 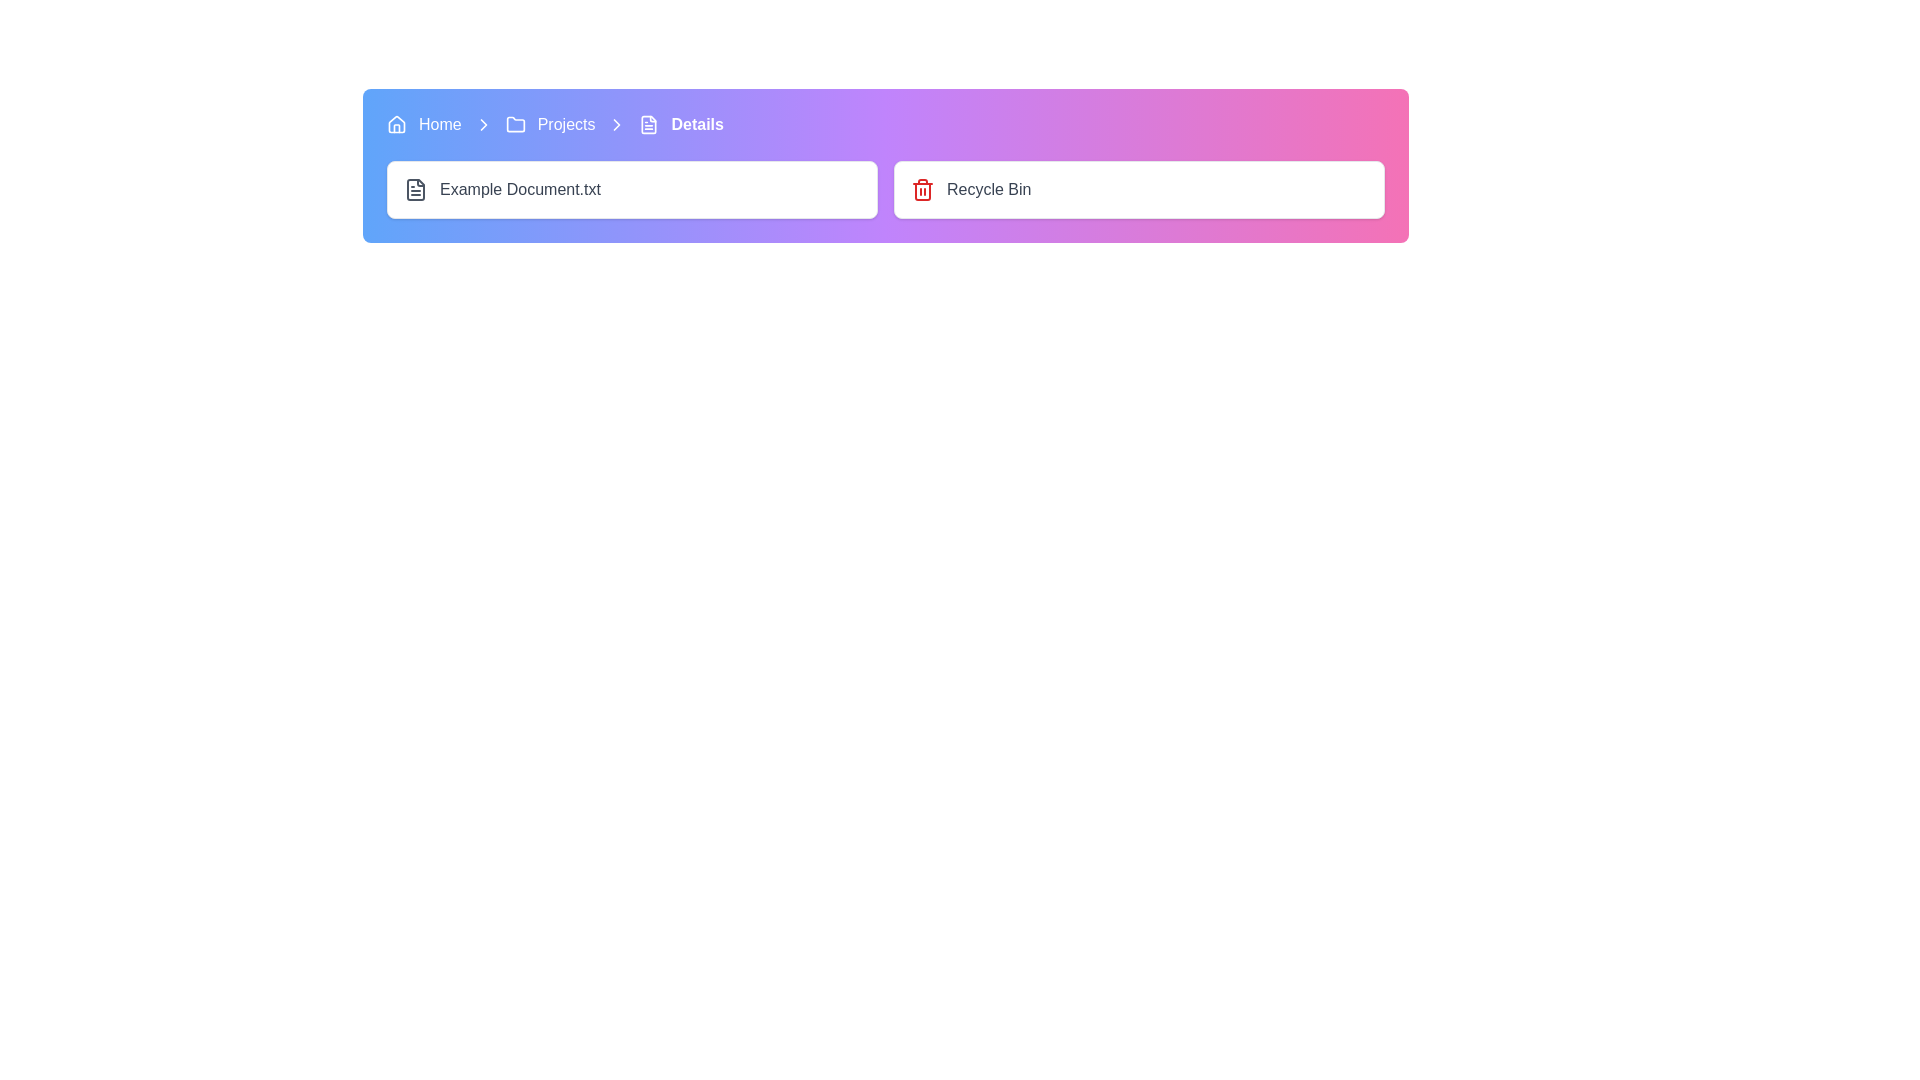 What do you see at coordinates (439, 124) in the screenshot?
I see `the text hyperlink in the breadcrumb navigation bar, located between a house icon and a right-arrow icon` at bounding box center [439, 124].